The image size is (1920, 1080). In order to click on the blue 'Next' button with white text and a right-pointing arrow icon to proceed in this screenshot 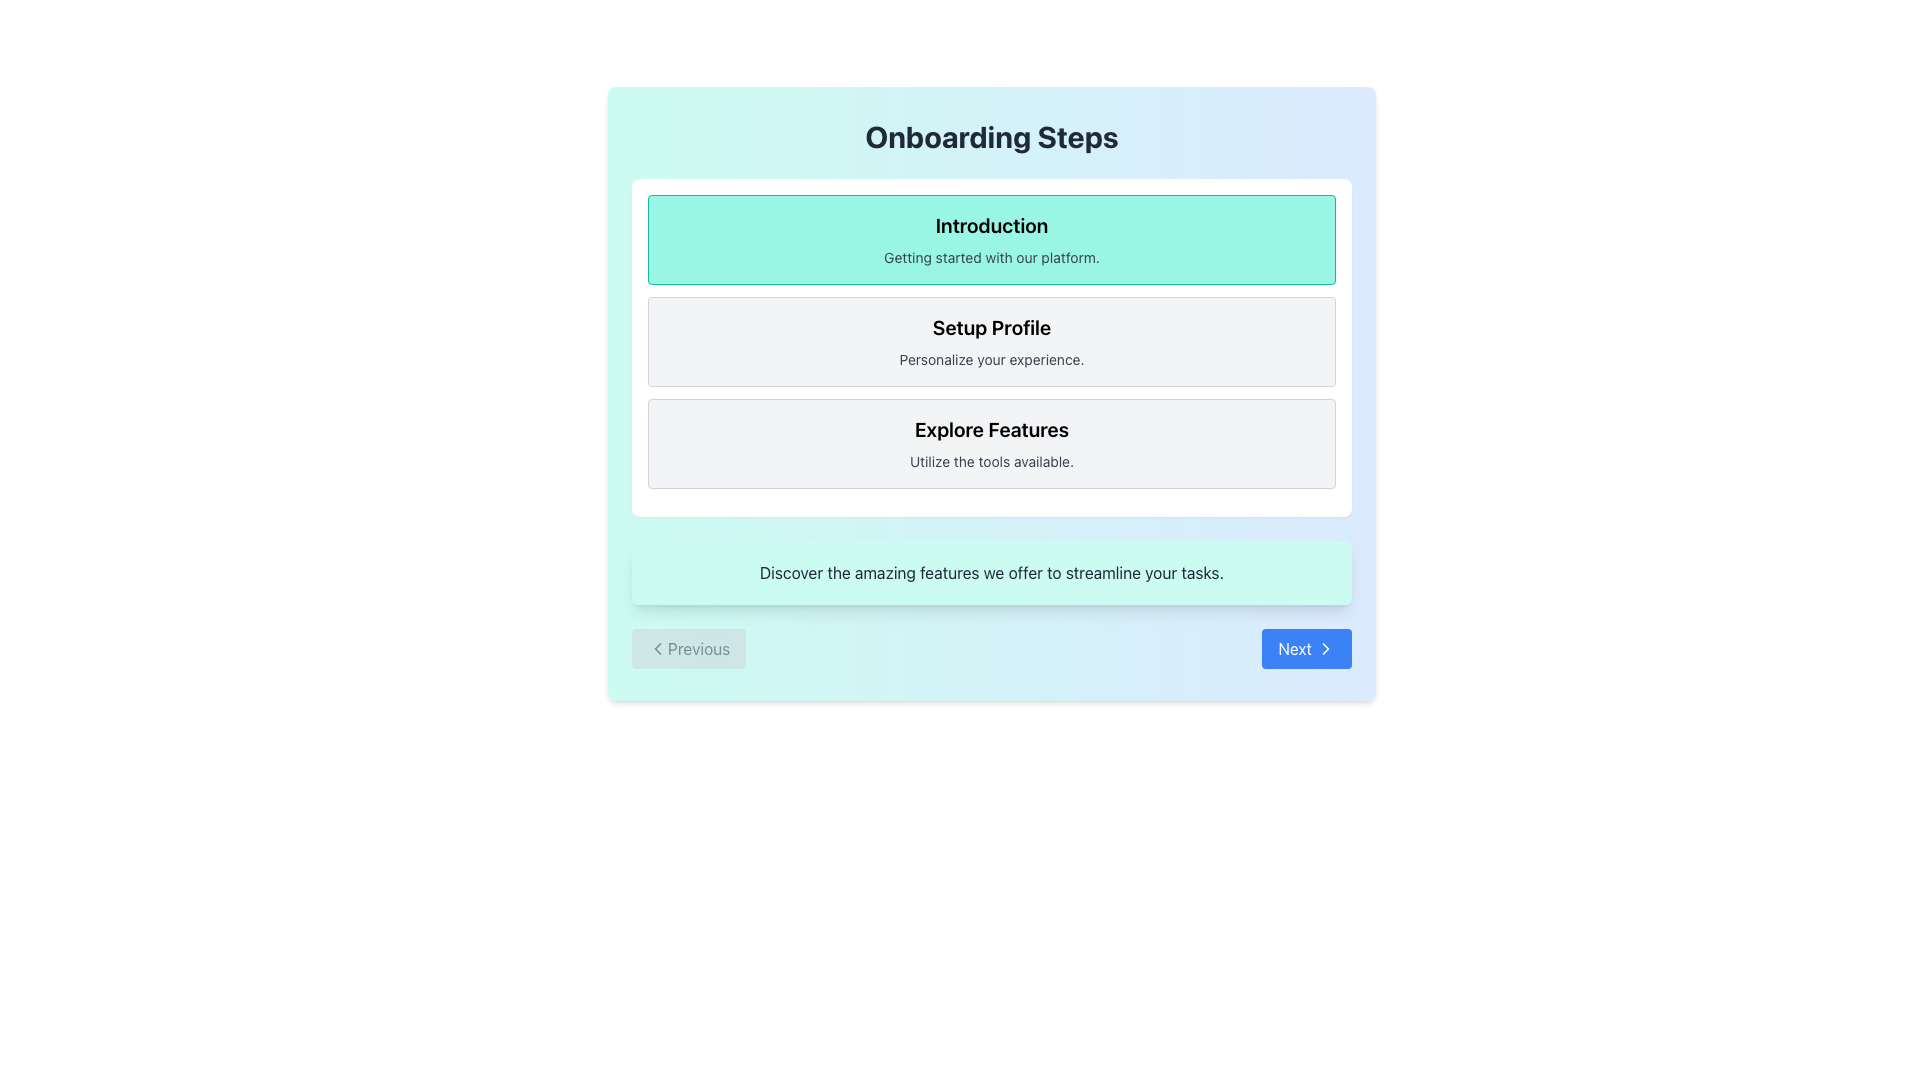, I will do `click(1307, 648)`.